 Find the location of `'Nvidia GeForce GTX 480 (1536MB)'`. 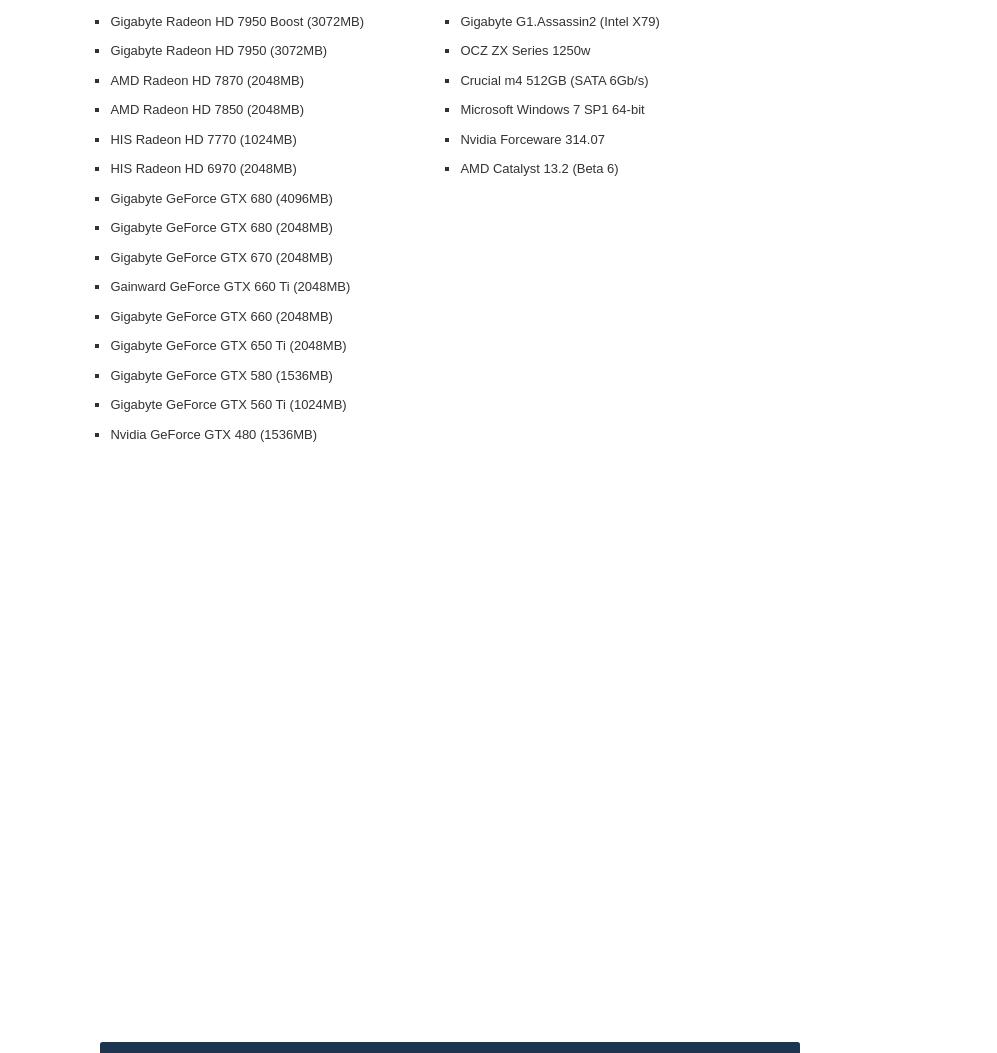

'Nvidia GeForce GTX 480 (1536MB)' is located at coordinates (213, 432).